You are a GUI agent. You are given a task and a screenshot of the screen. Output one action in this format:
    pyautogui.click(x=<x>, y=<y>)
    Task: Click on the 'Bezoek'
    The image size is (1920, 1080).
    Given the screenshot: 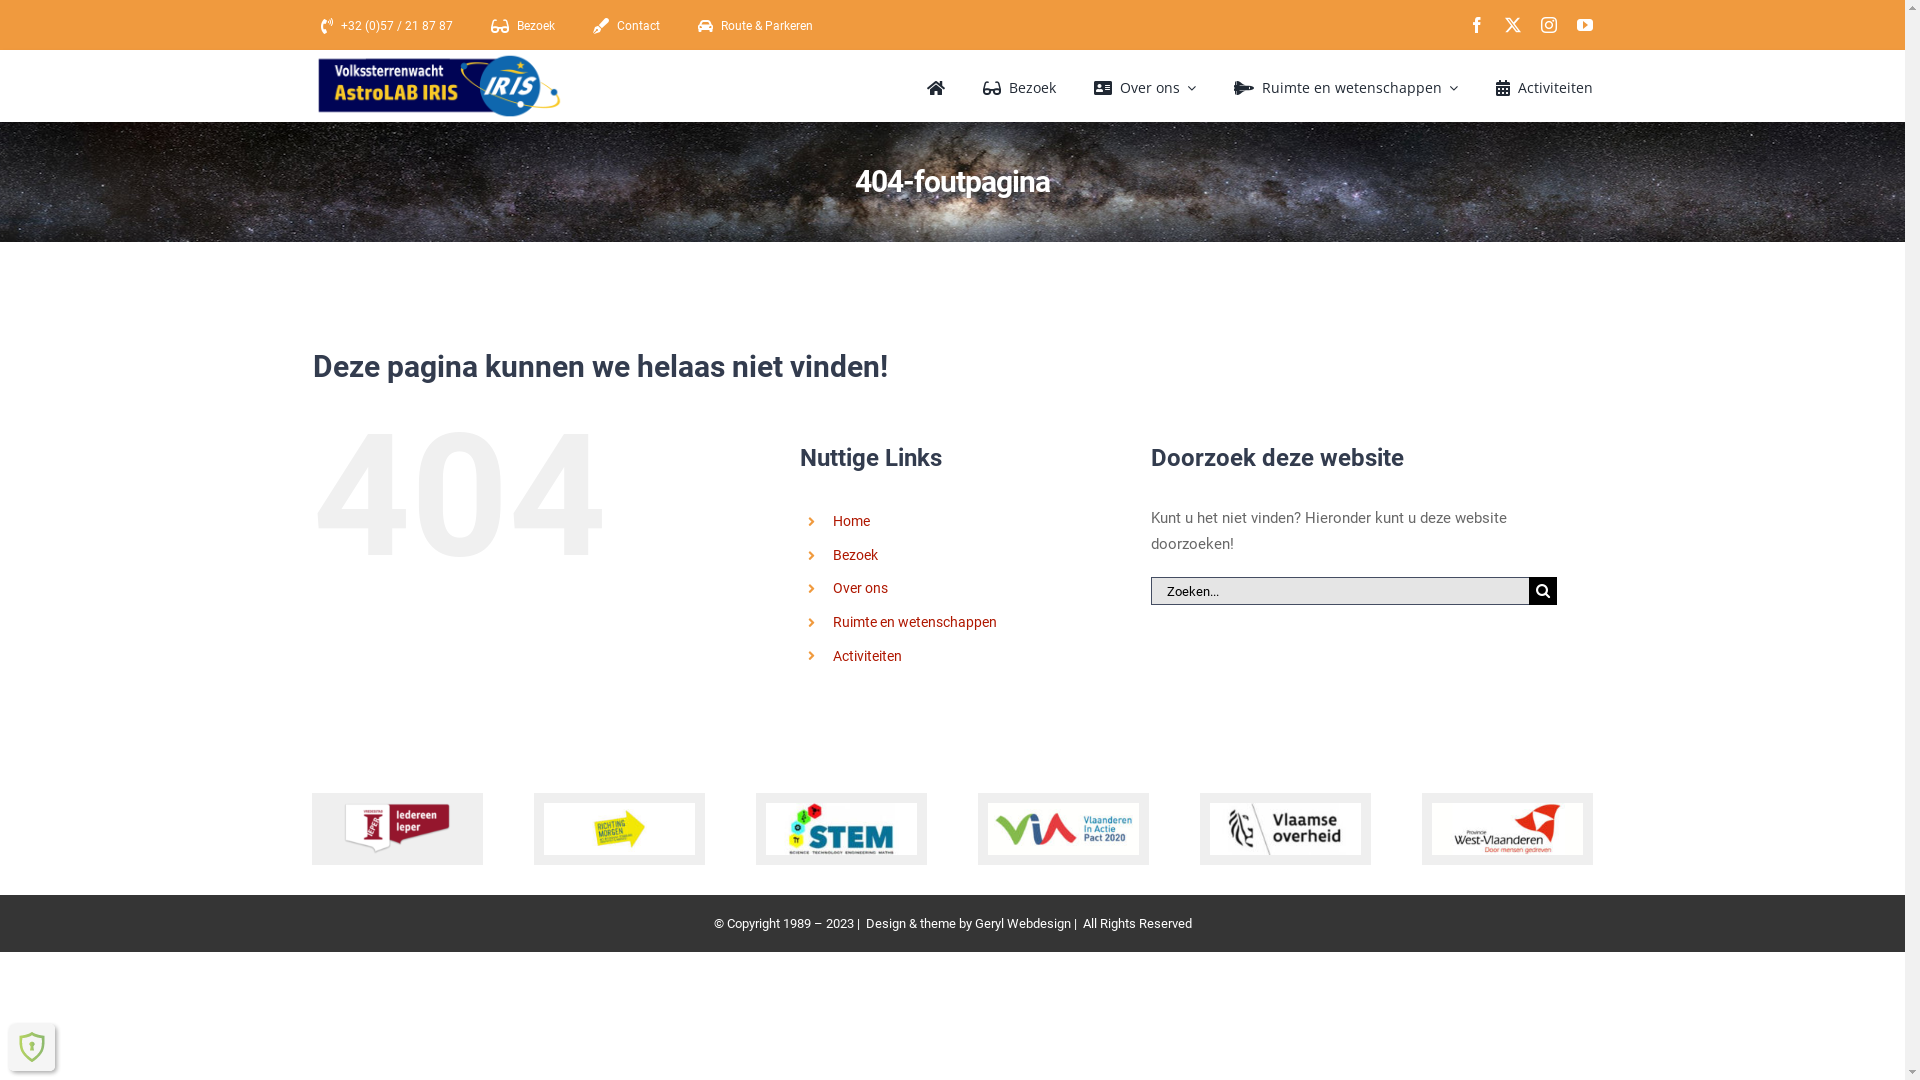 What is the action you would take?
    pyautogui.click(x=833, y=555)
    